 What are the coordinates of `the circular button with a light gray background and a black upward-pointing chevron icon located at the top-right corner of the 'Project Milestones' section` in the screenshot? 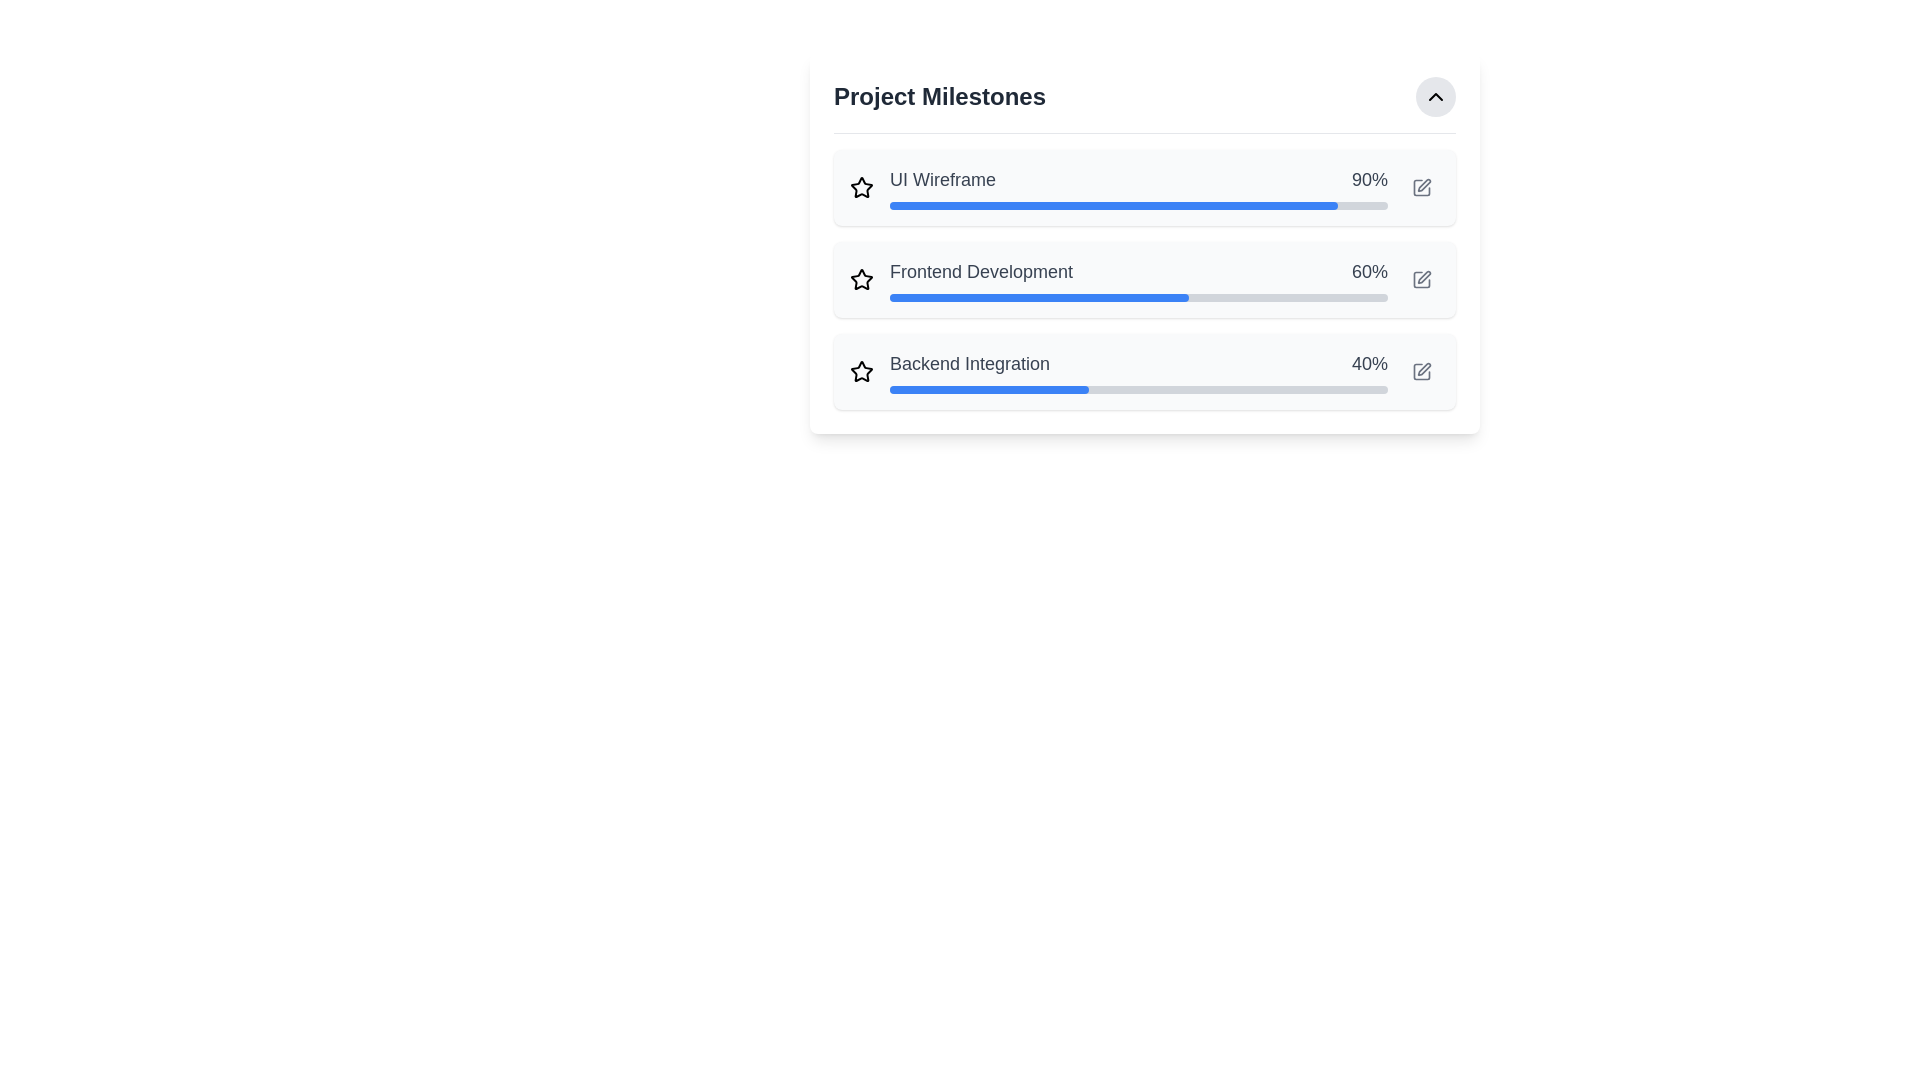 It's located at (1434, 96).